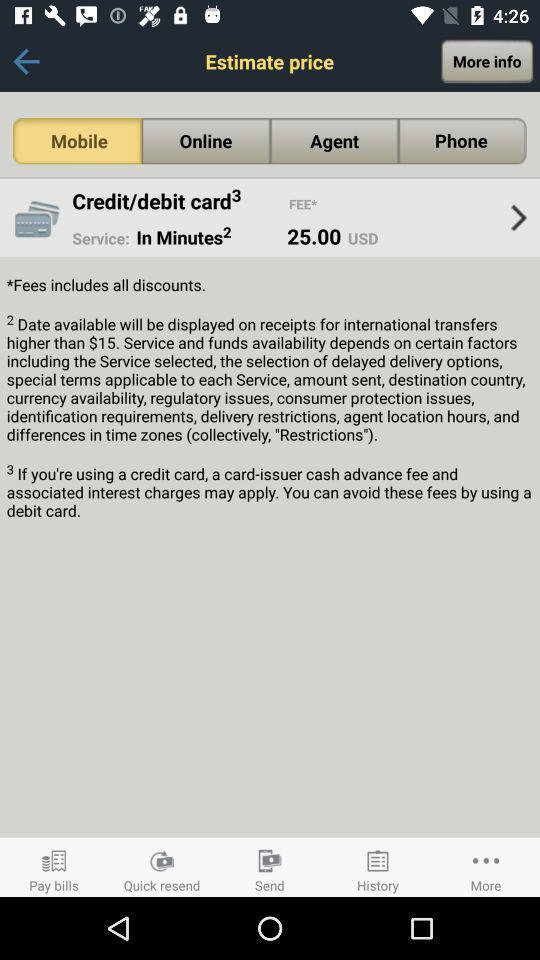 The height and width of the screenshot is (960, 540). I want to click on icon above the mobile item, so click(25, 61).